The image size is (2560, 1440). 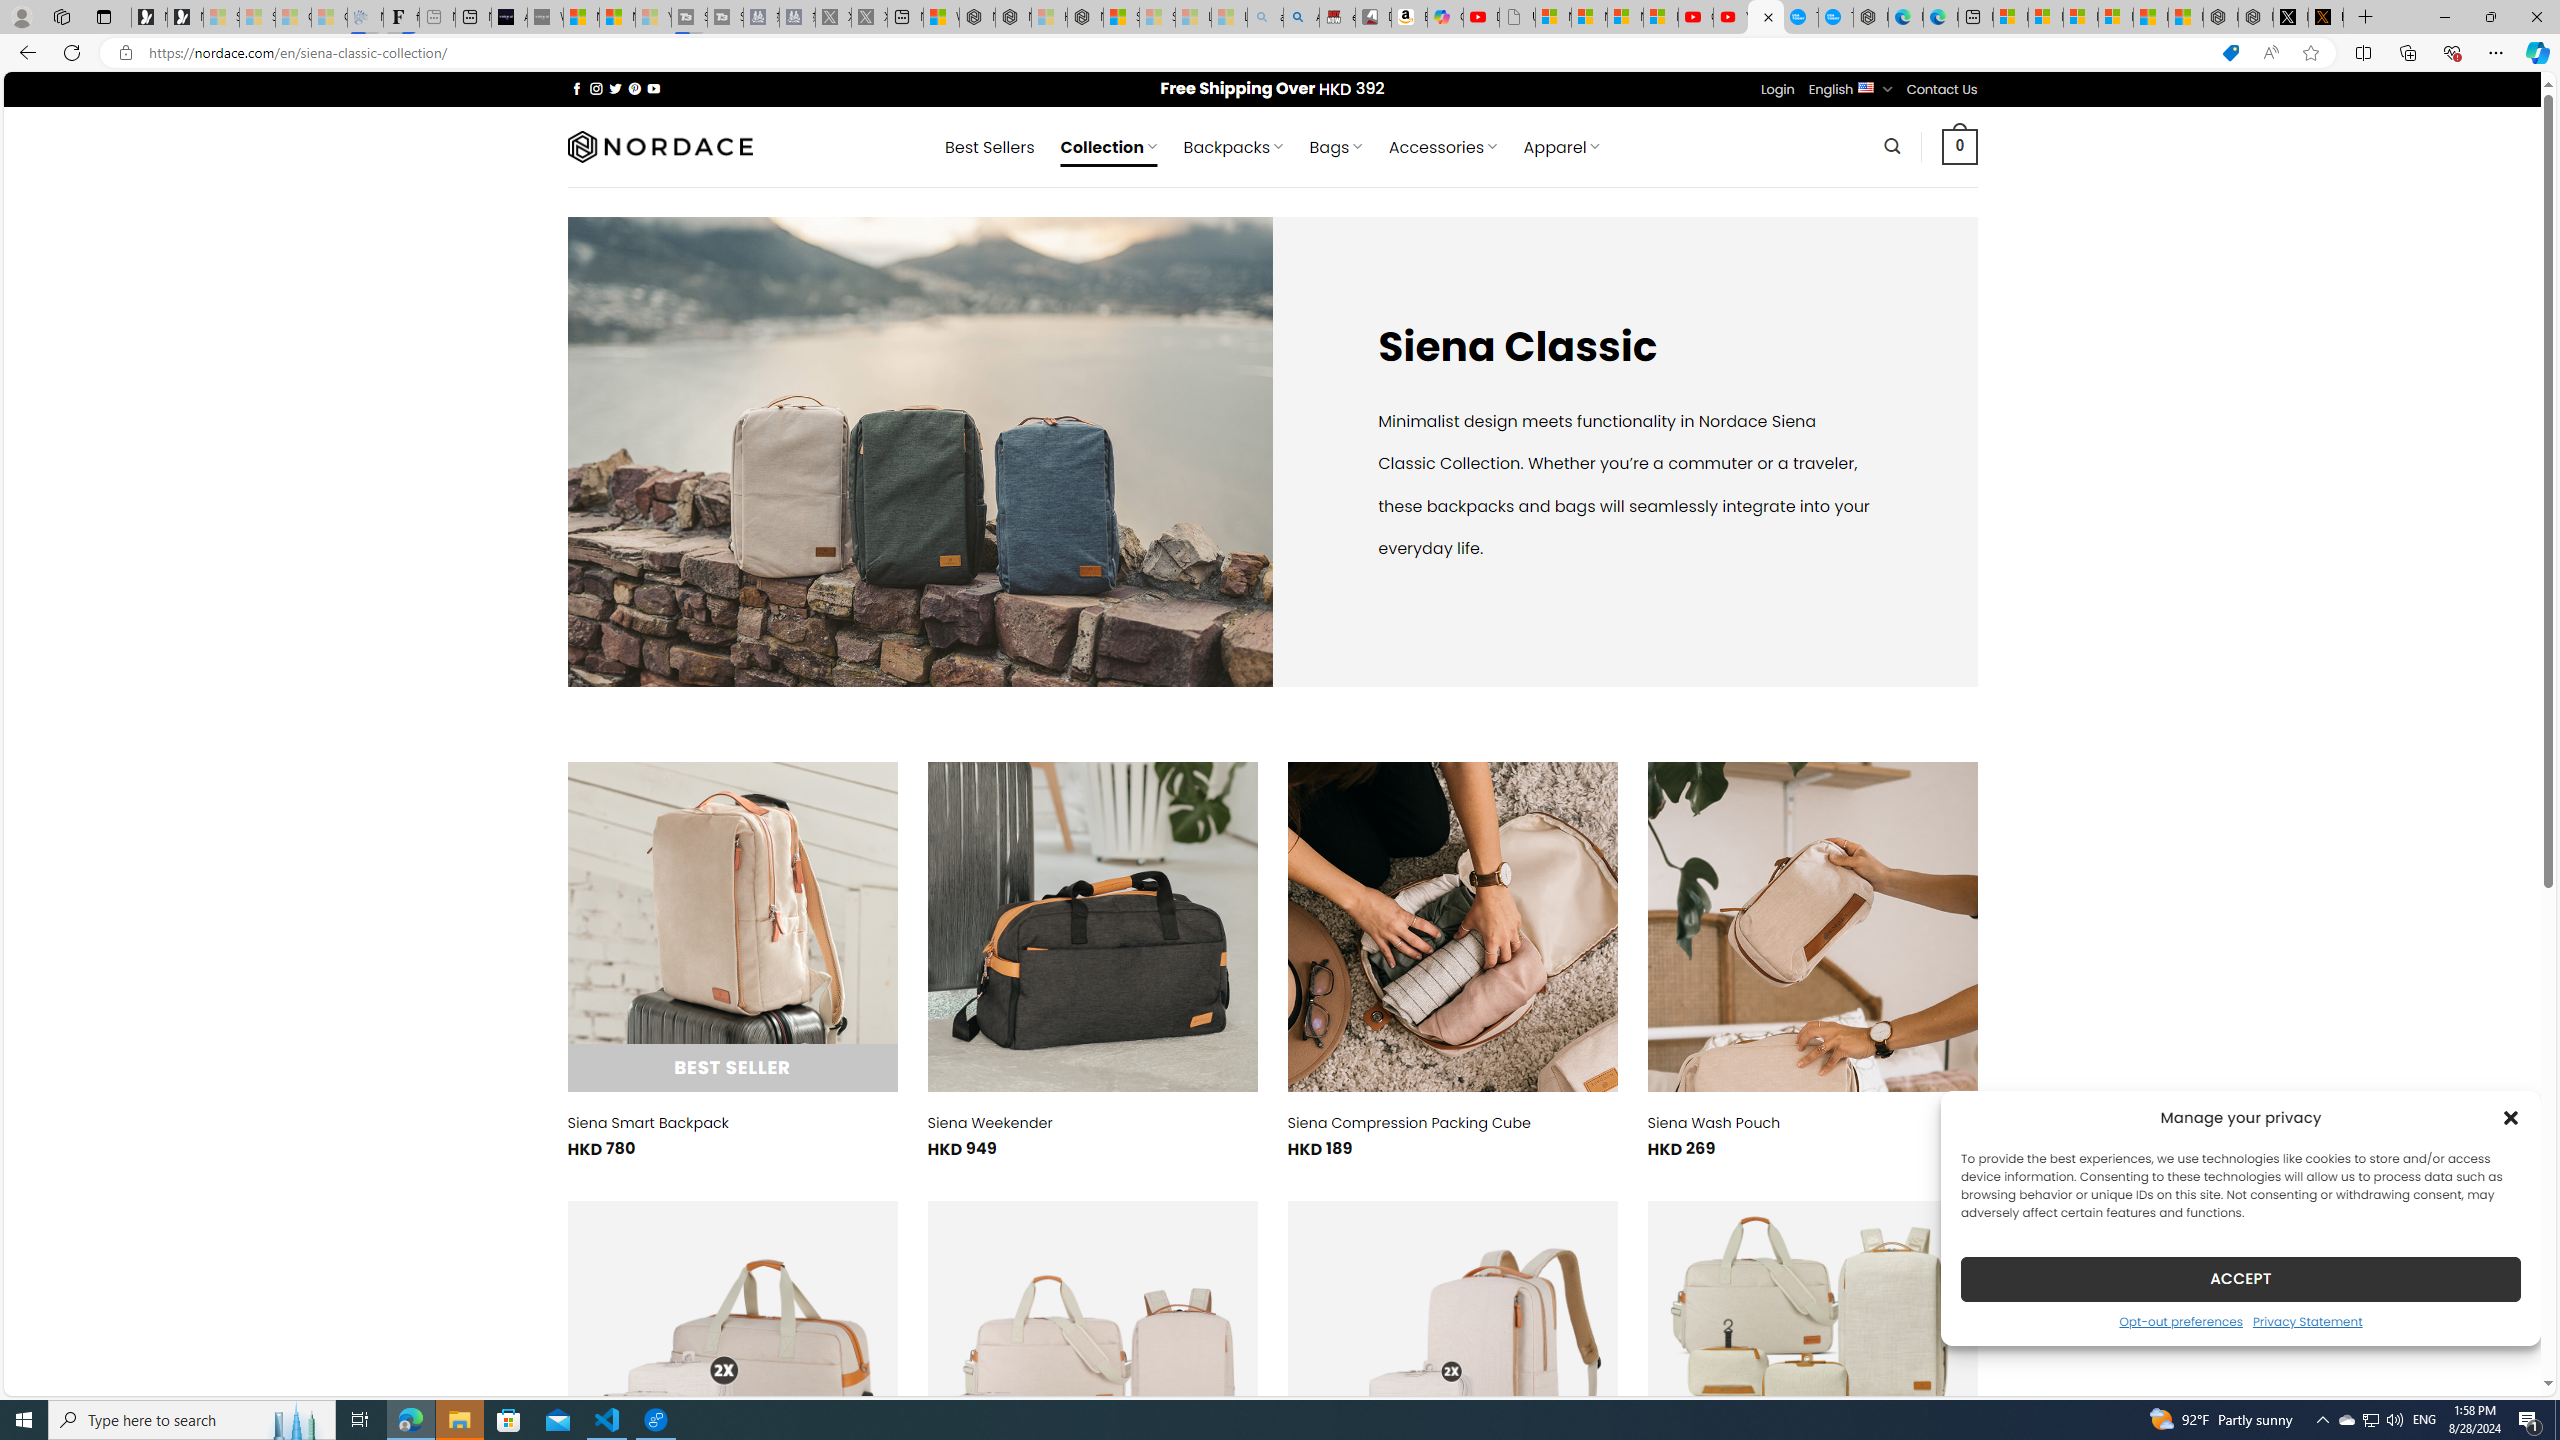 I want to click on 'Follow on Pinterest', so click(x=632, y=88).